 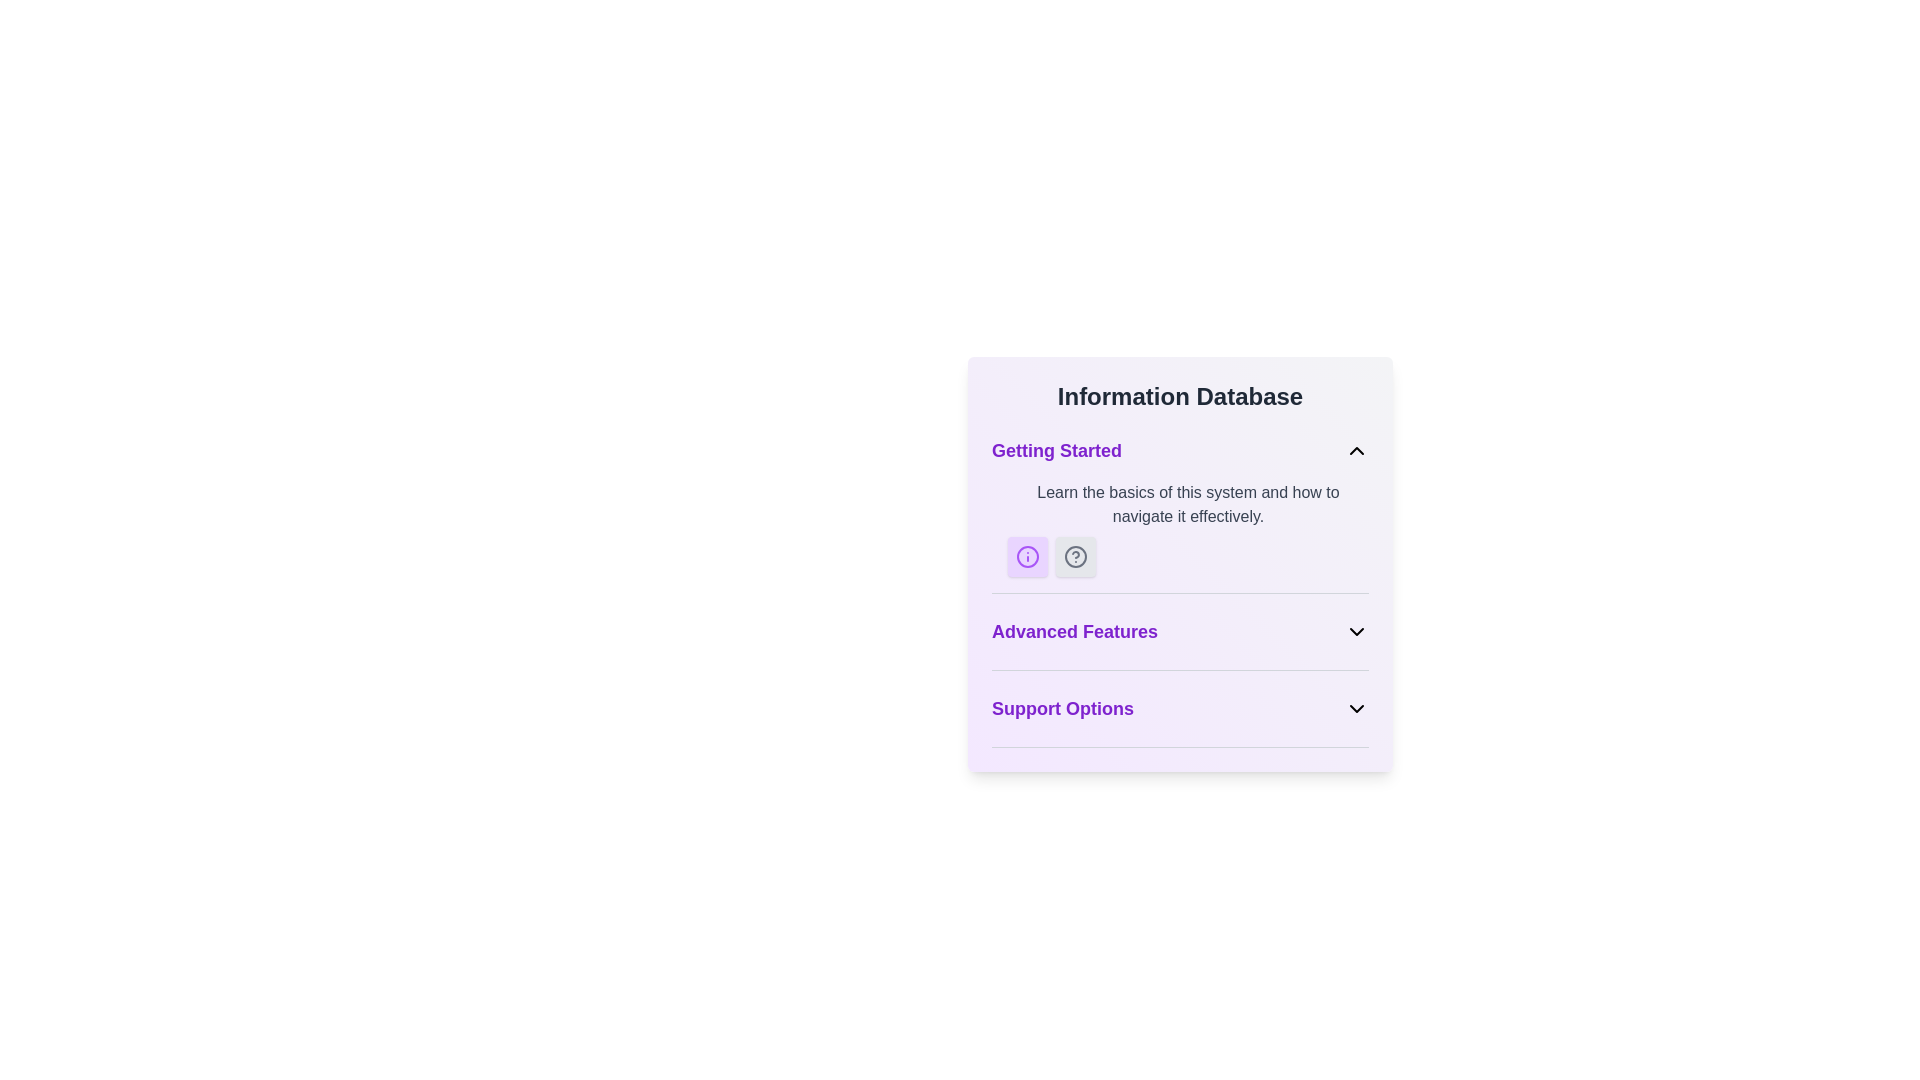 What do you see at coordinates (1357, 451) in the screenshot?
I see `the chevron icon on the far-right side of the 'Getting Started' section header` at bounding box center [1357, 451].